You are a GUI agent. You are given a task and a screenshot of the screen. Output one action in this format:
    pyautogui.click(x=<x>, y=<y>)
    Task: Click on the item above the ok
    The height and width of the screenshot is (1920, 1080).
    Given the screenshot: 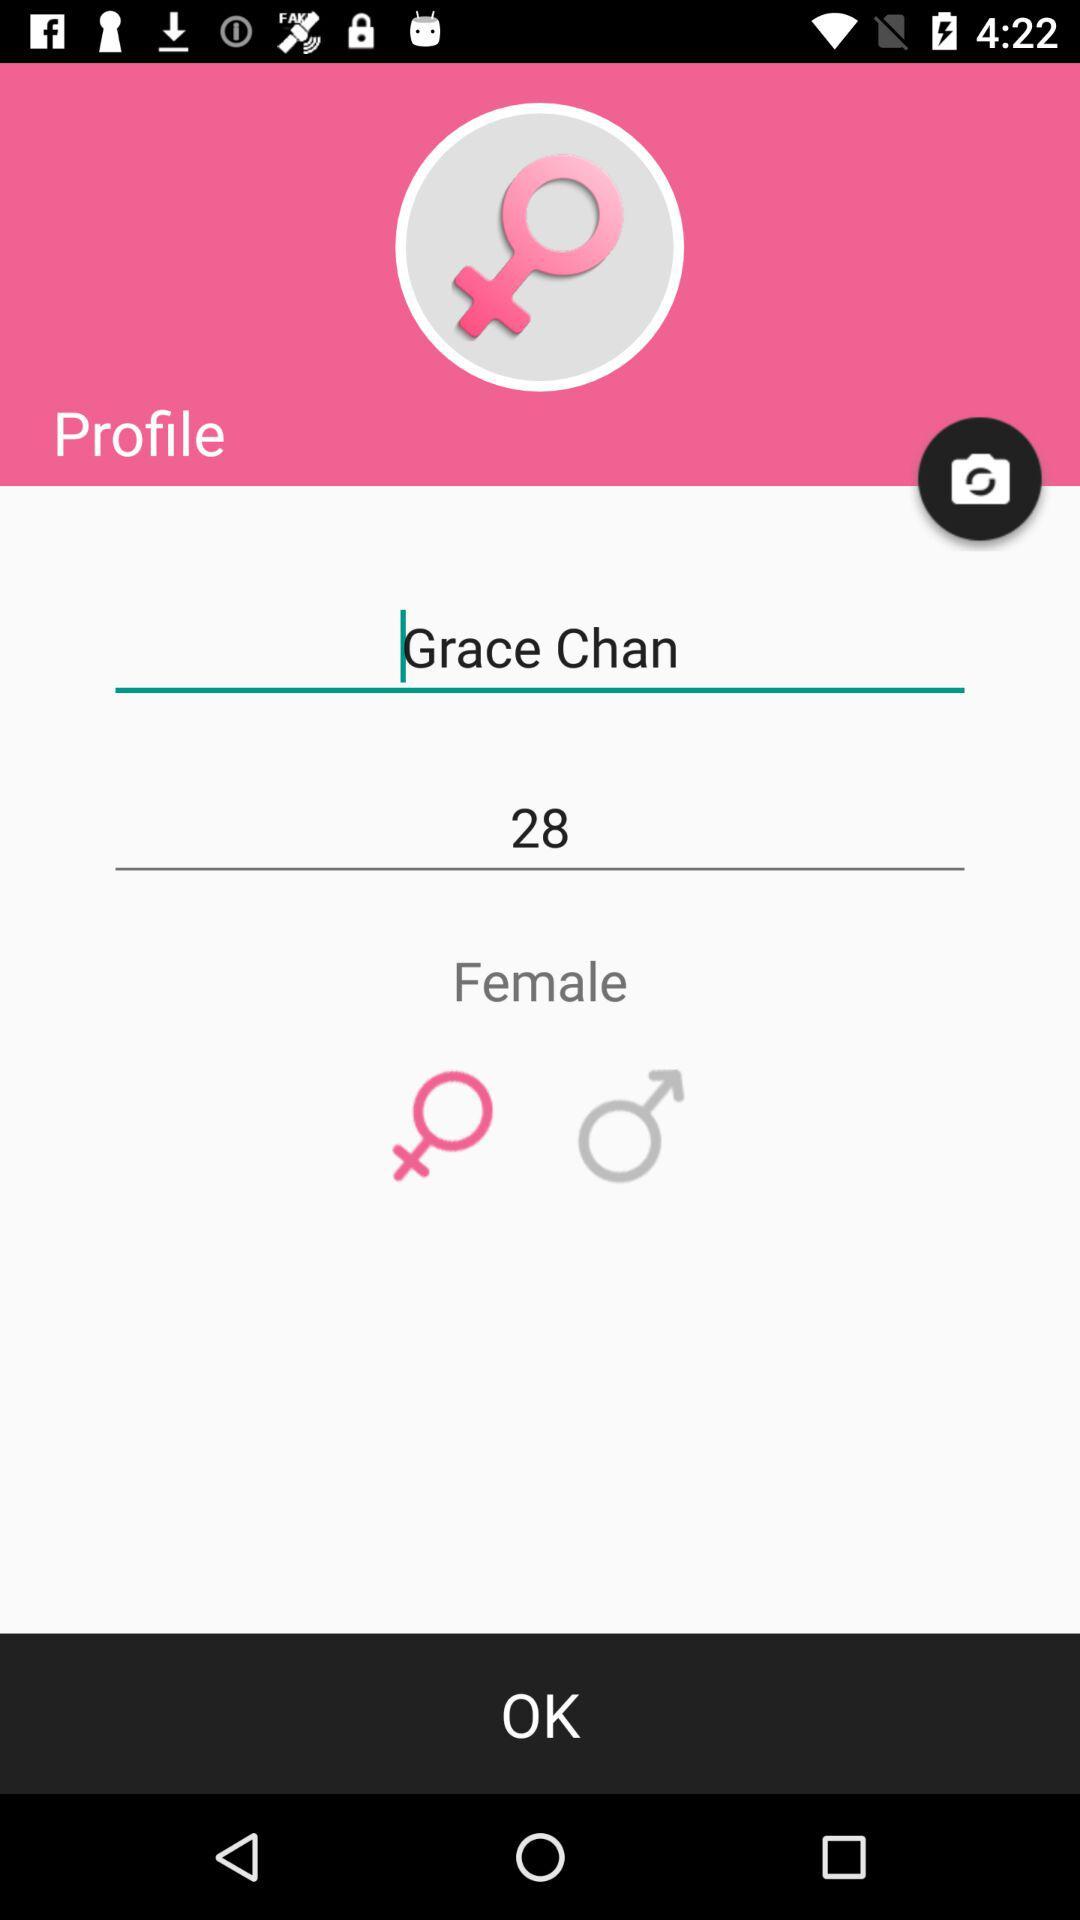 What is the action you would take?
    pyautogui.click(x=632, y=1127)
    